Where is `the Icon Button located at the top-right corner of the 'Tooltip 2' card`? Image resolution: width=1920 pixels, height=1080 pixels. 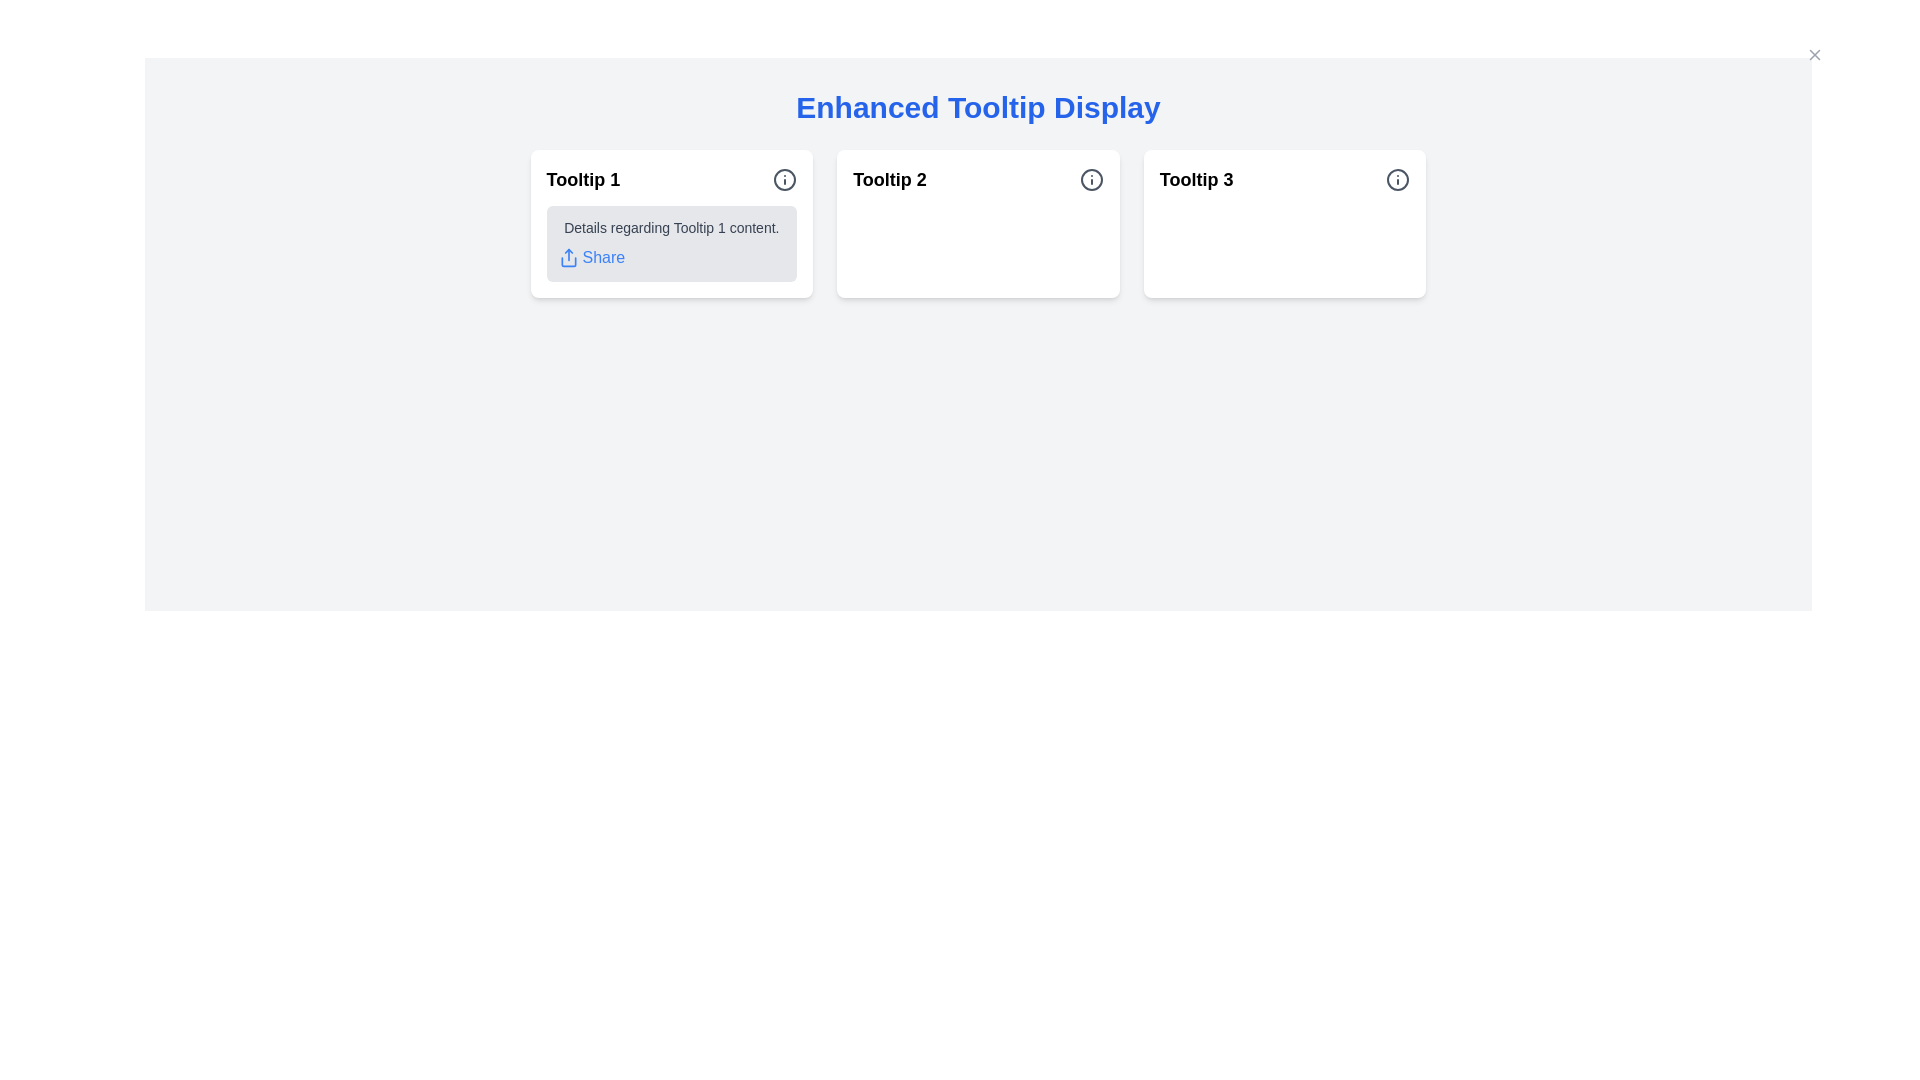 the Icon Button located at the top-right corner of the 'Tooltip 2' card is located at coordinates (1090, 180).